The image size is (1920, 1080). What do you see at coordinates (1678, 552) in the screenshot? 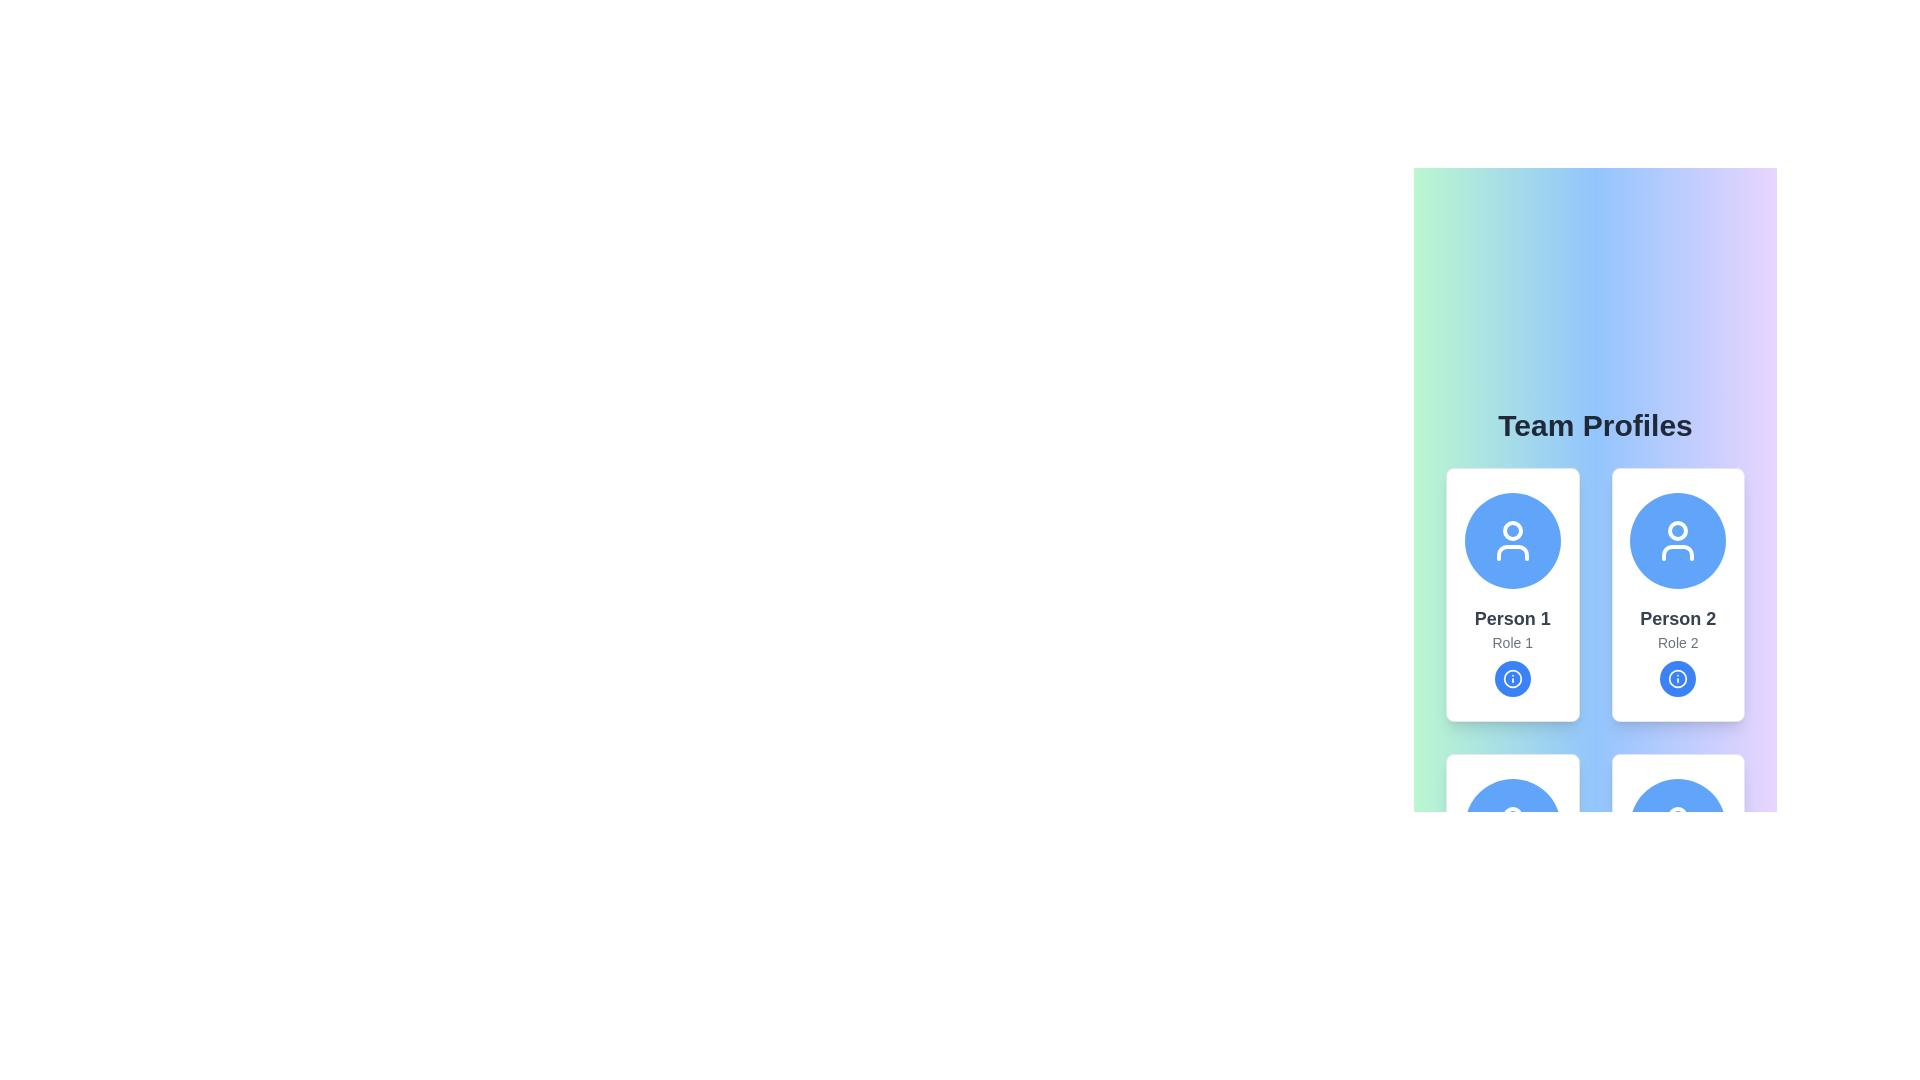
I see `the lower part of the person icon illustration within the second user profile card labeled 'Person 2 Role 2'` at bounding box center [1678, 552].